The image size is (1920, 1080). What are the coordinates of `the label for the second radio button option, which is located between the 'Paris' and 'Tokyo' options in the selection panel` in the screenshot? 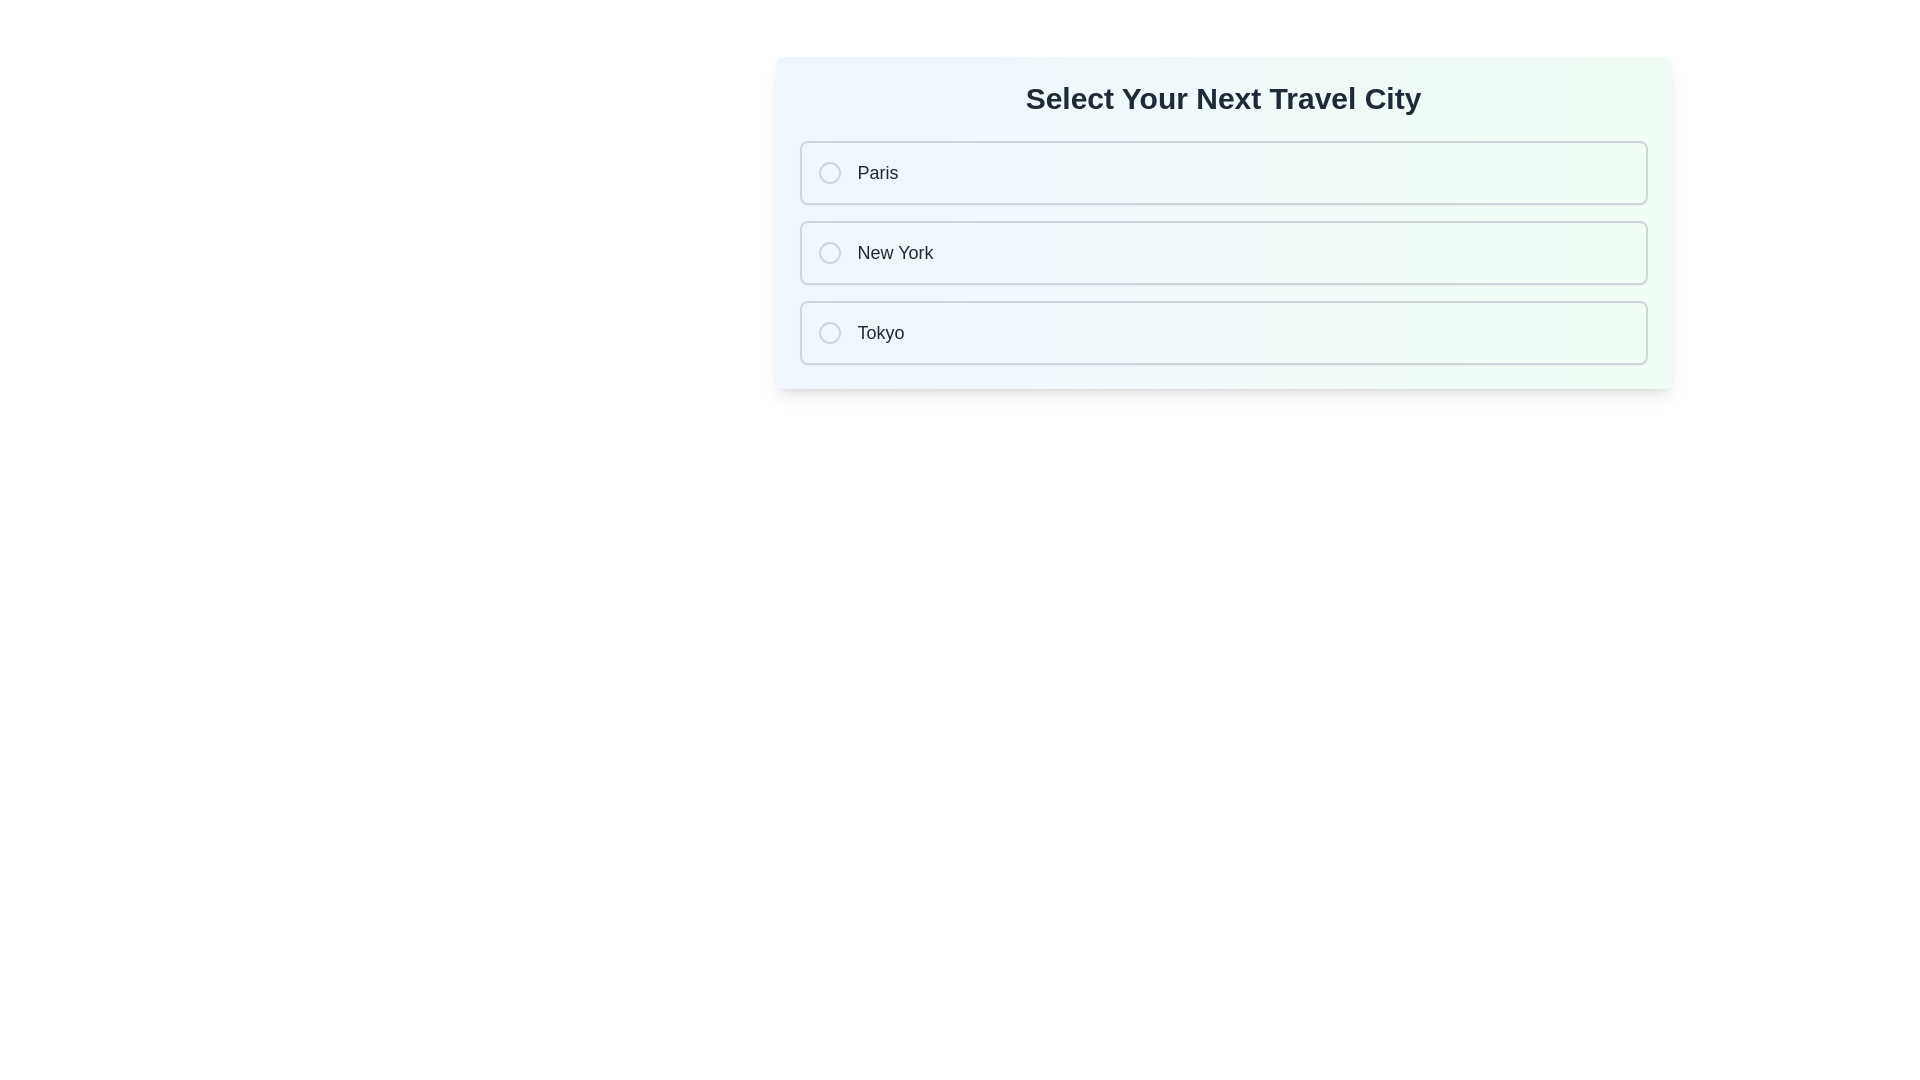 It's located at (894, 252).